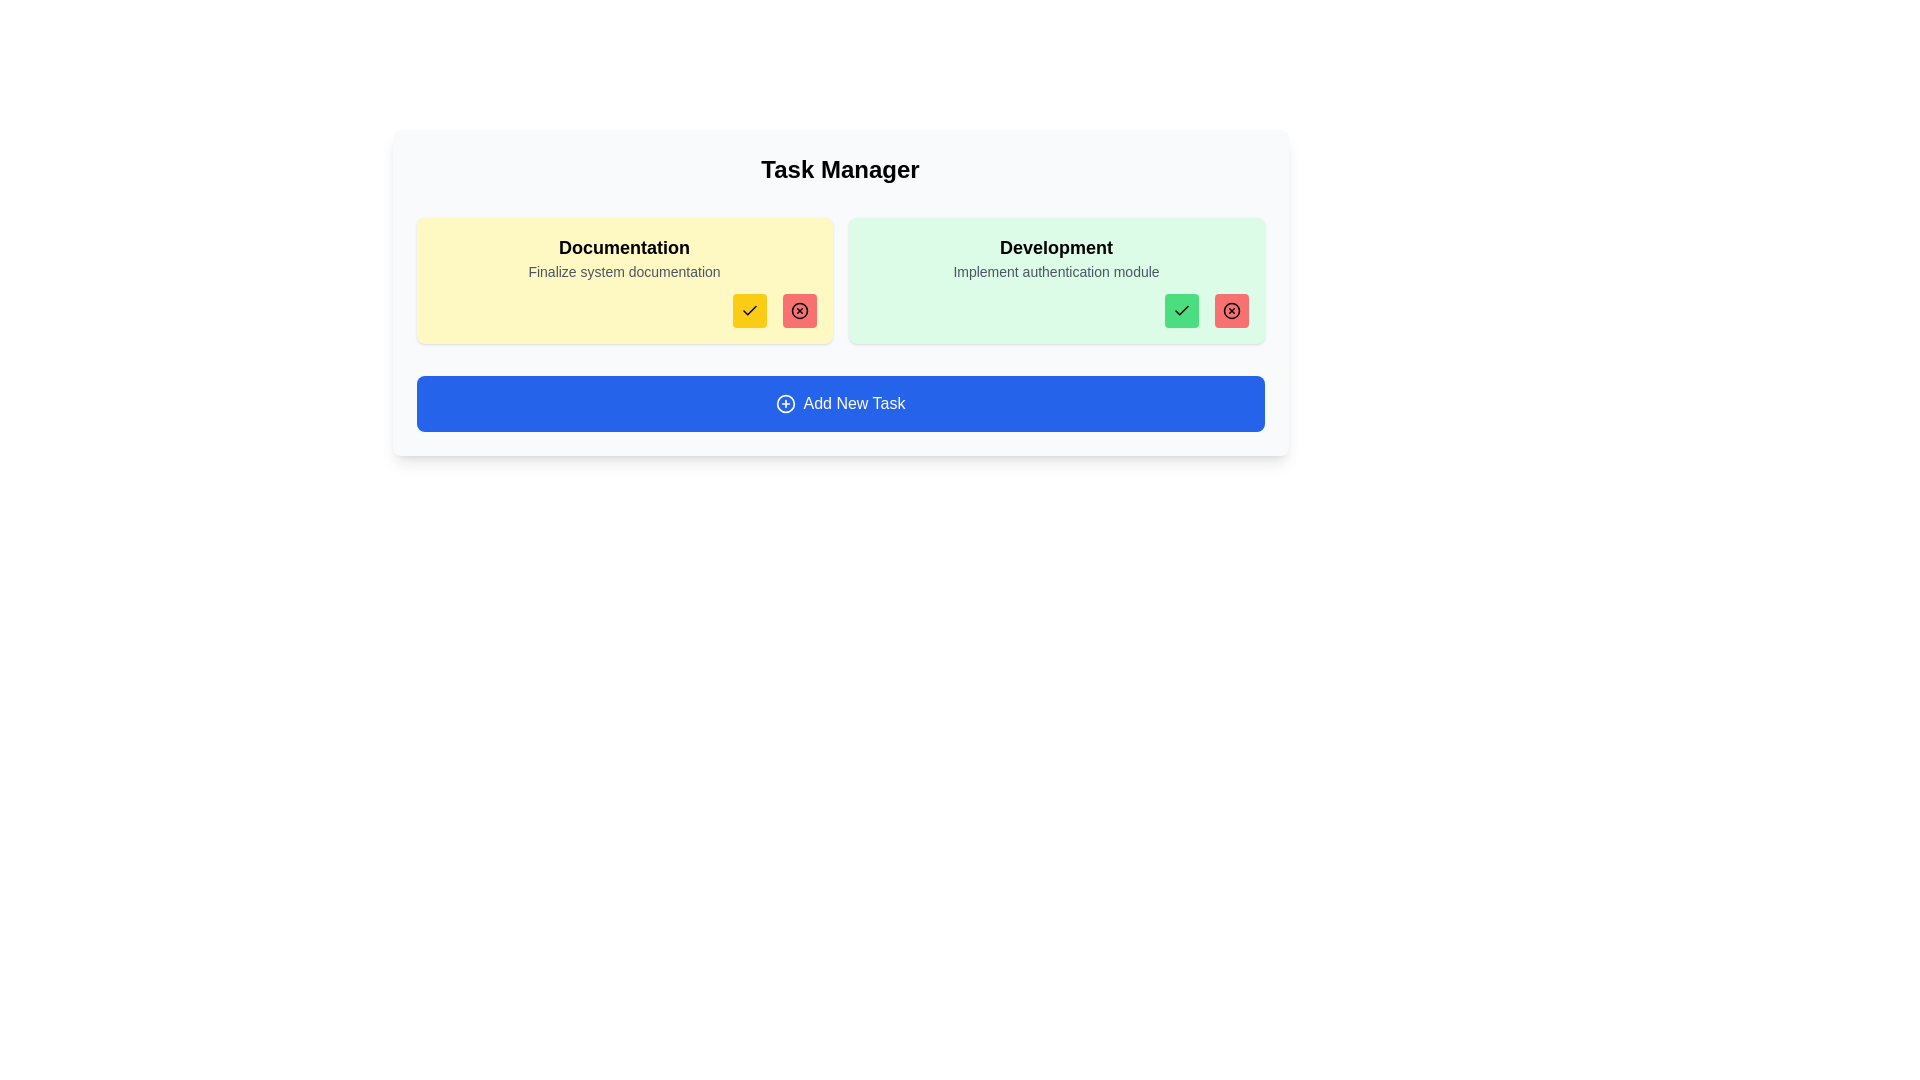  I want to click on the yellow rounded rectangle button with a black checkmark icon located in the bottom right of the 'Documentation' task card to confirm the task, so click(748, 311).